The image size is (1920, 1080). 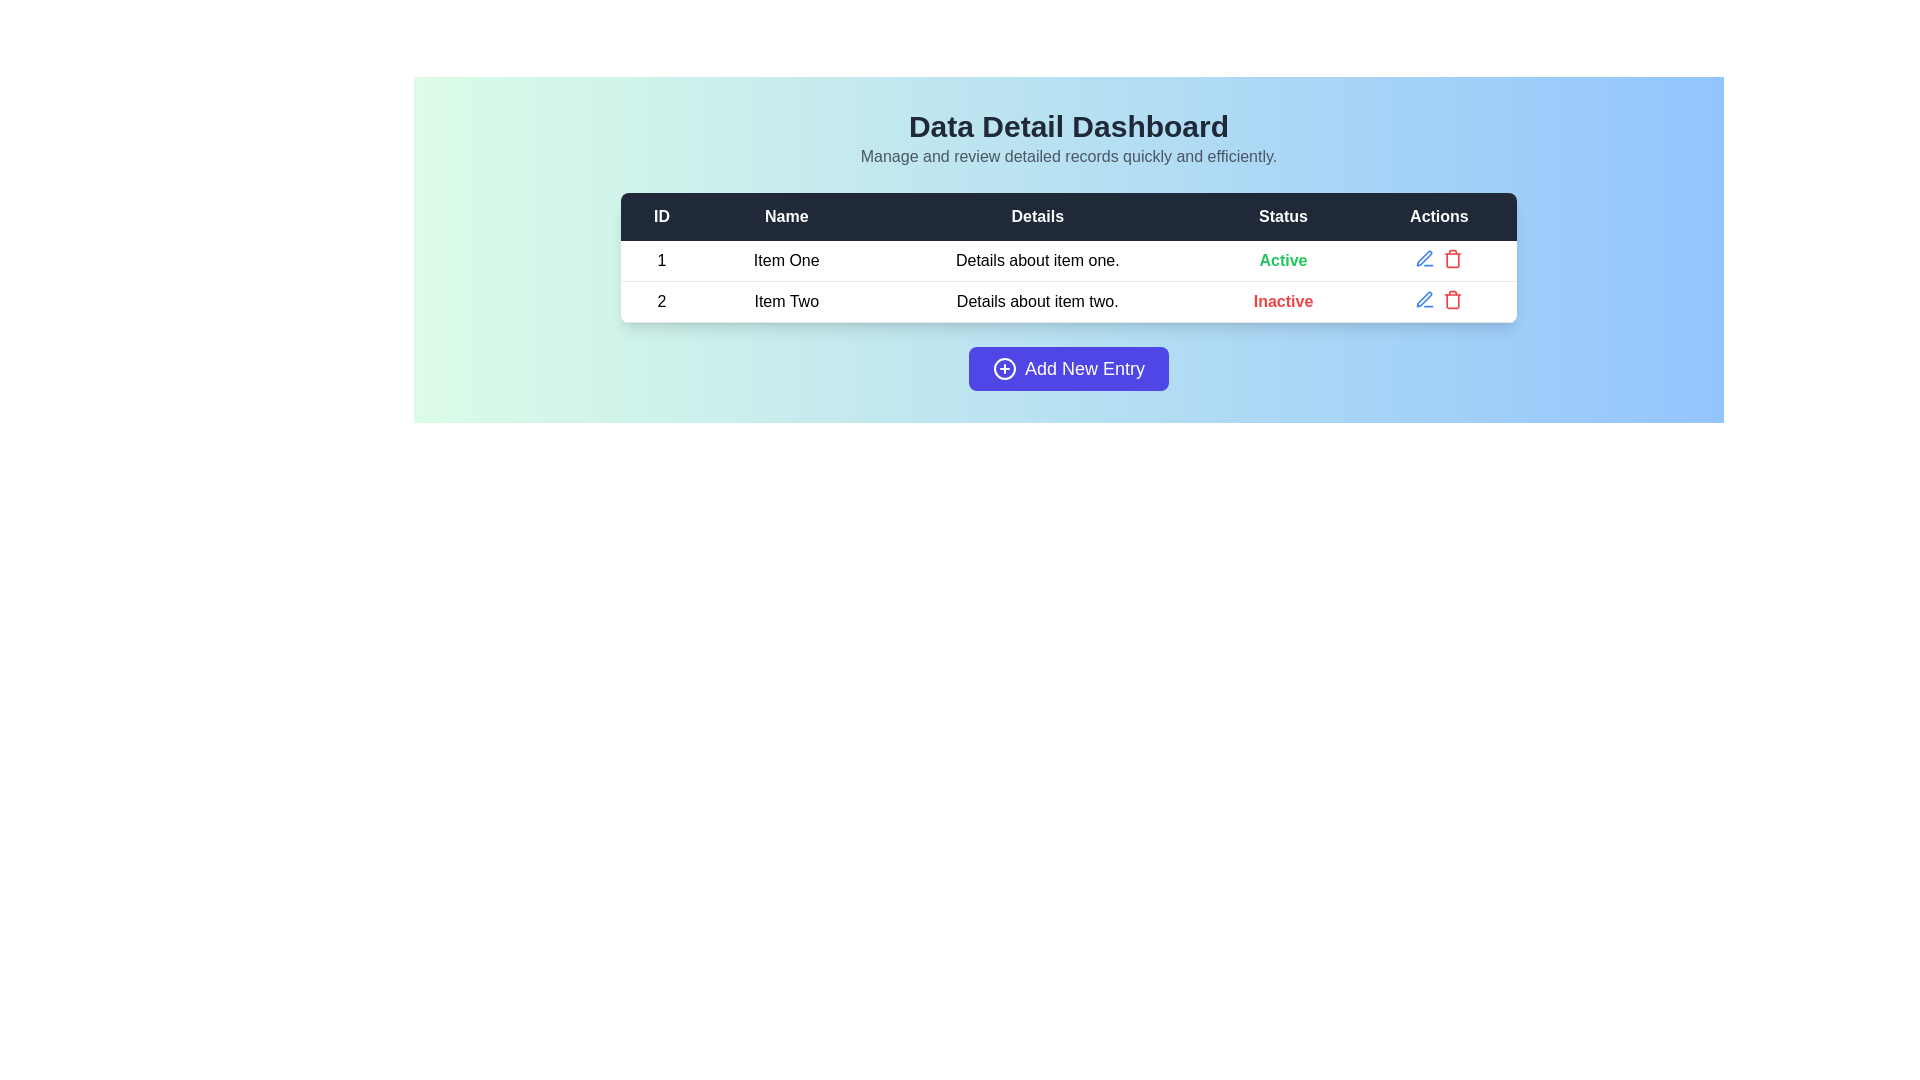 What do you see at coordinates (662, 216) in the screenshot?
I see `the Header Cell of the data table which displays identification numbers for each row` at bounding box center [662, 216].